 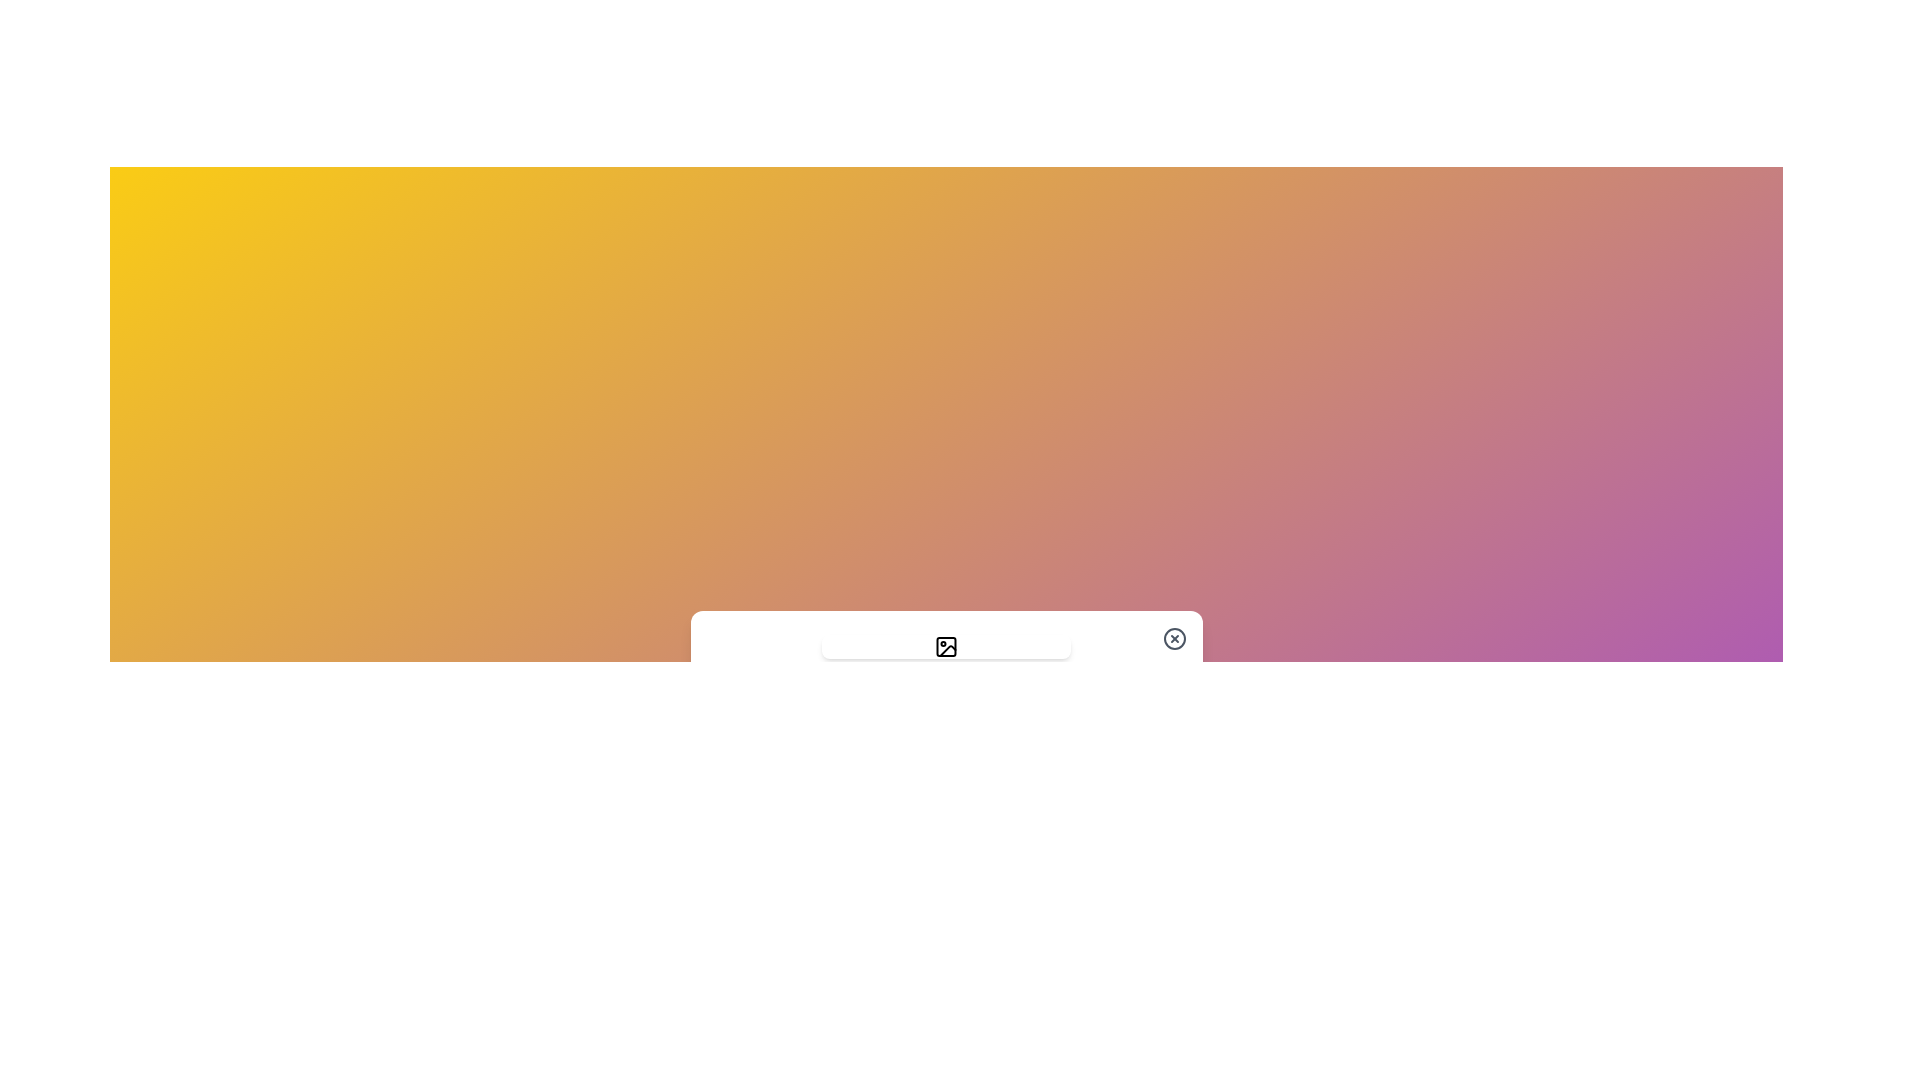 I want to click on the image placeholder icon that is centrally aligned above the text 'Vibrant Sunset' and 'Experience the warmth of an incredible sunset.', so click(x=945, y=647).